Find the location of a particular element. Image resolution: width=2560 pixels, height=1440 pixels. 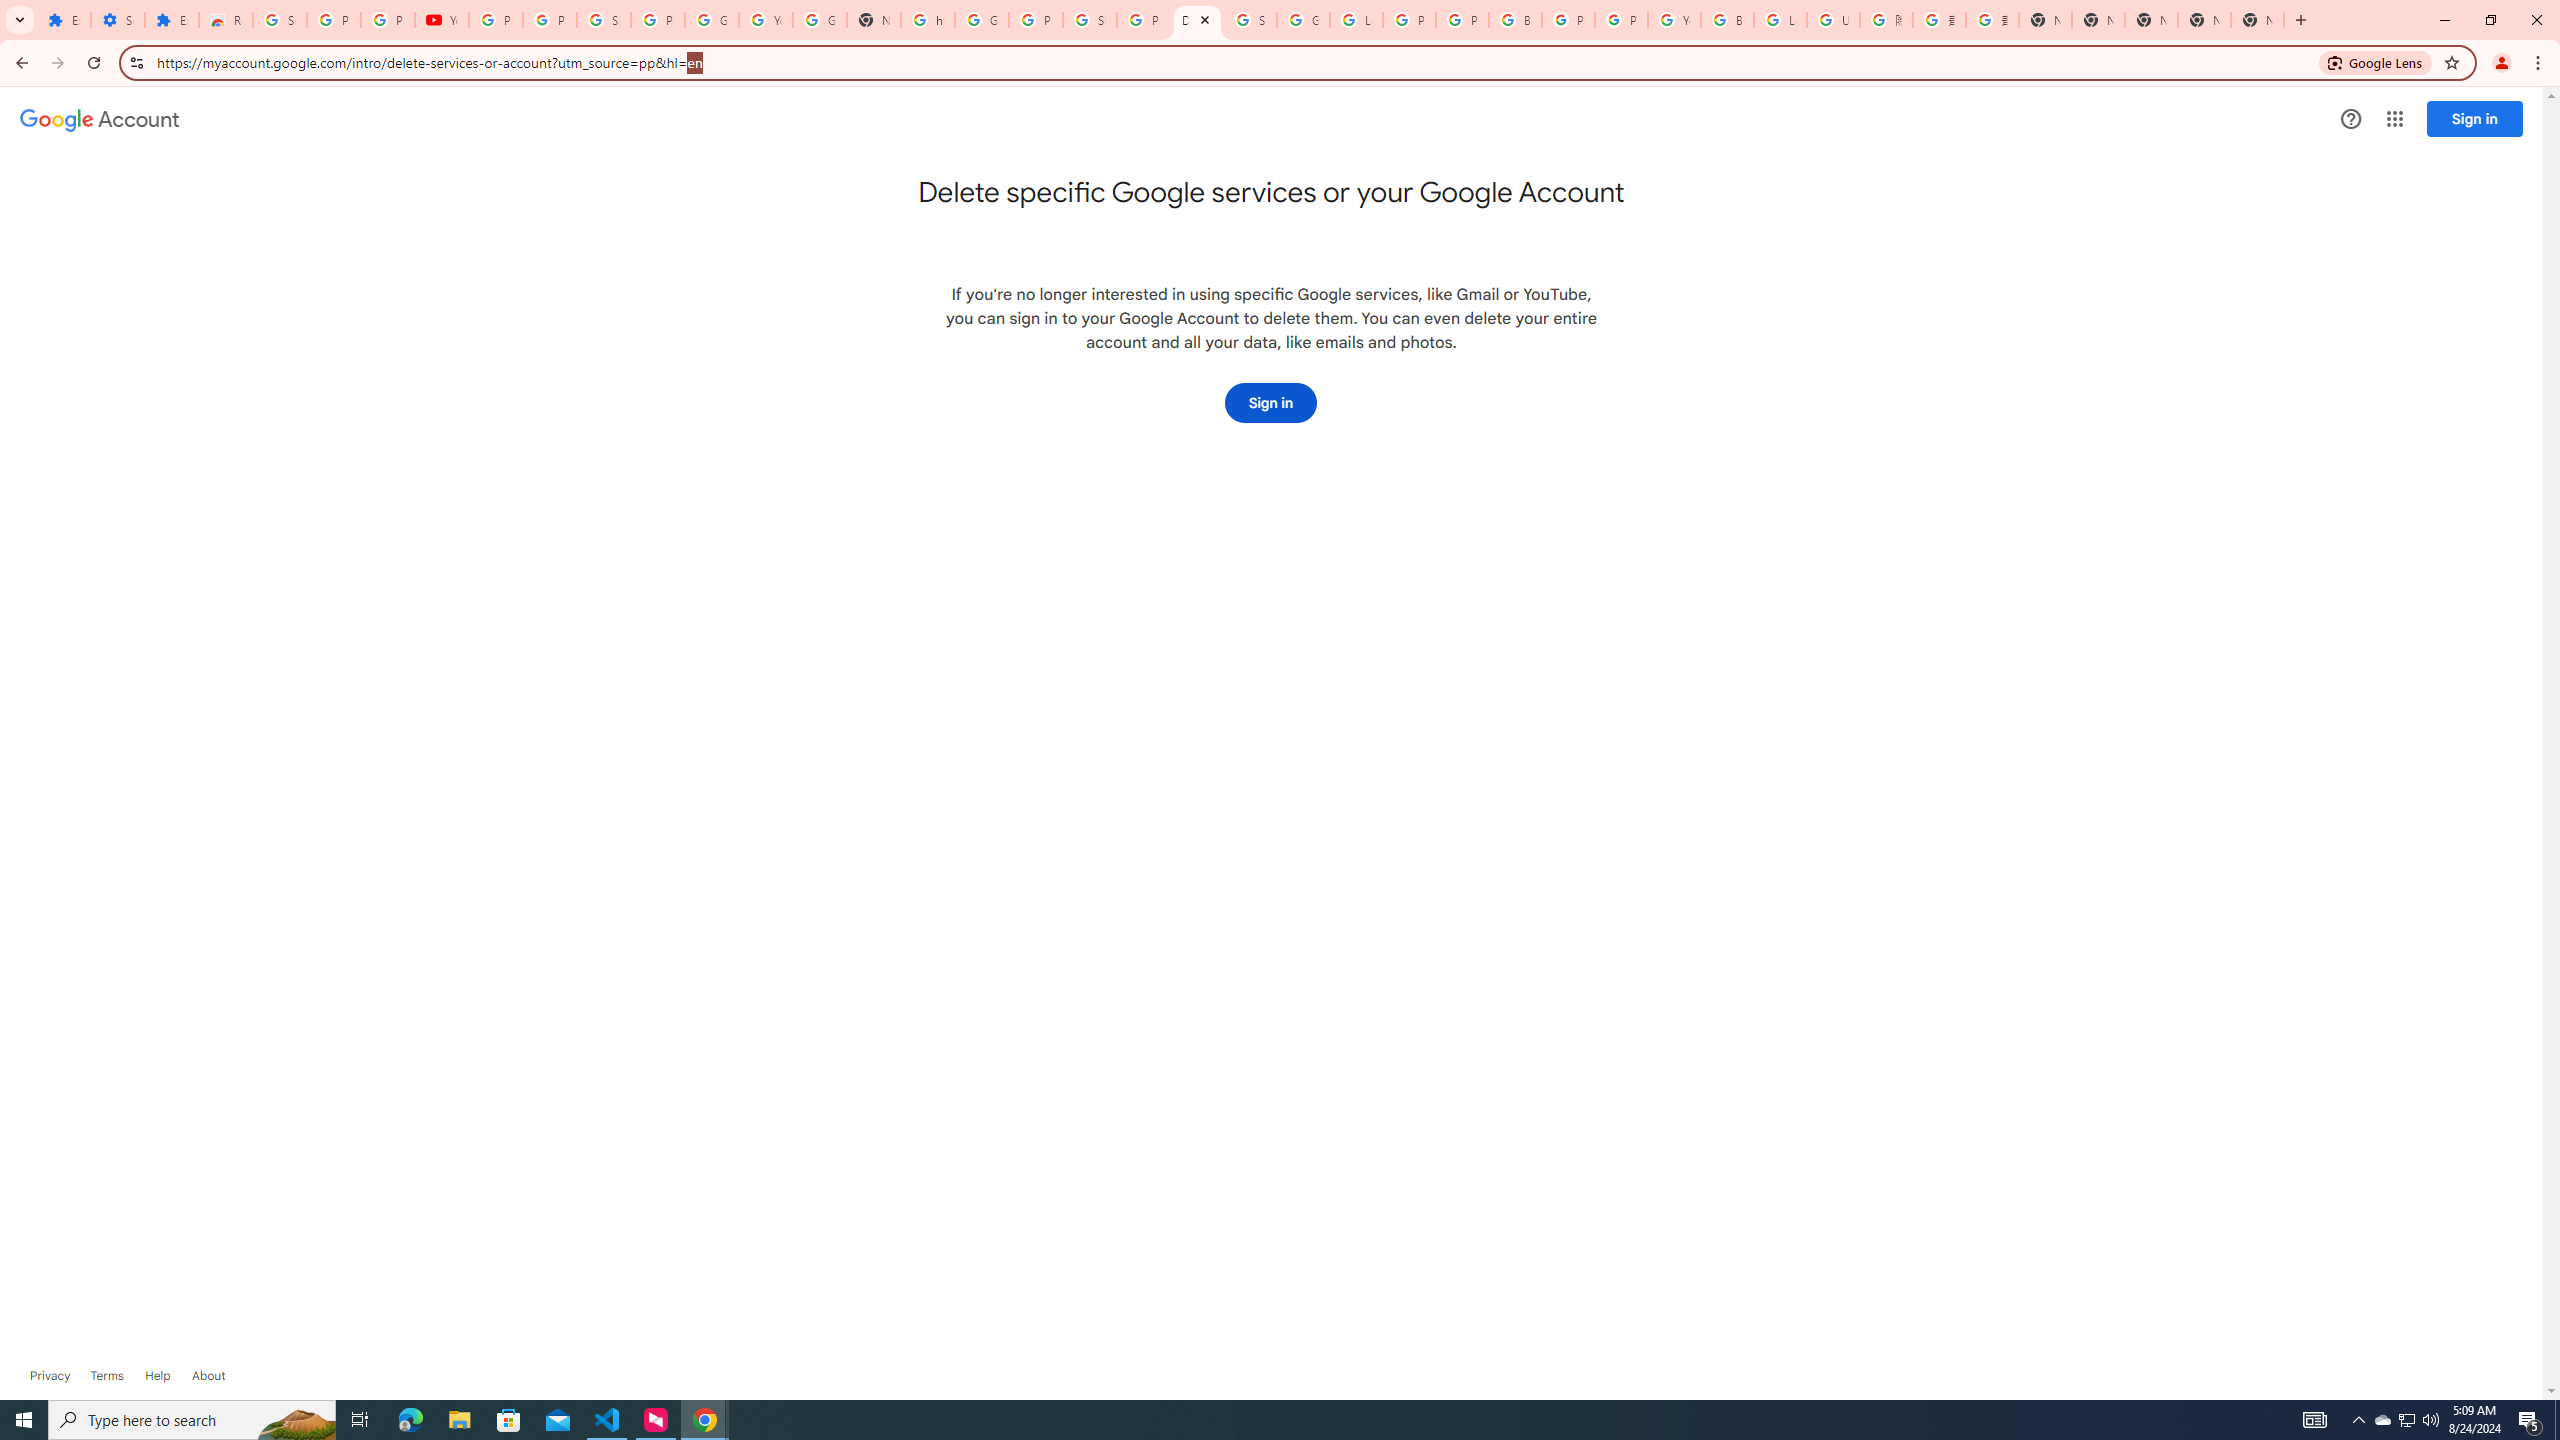

'Extensions' is located at coordinates (171, 19).